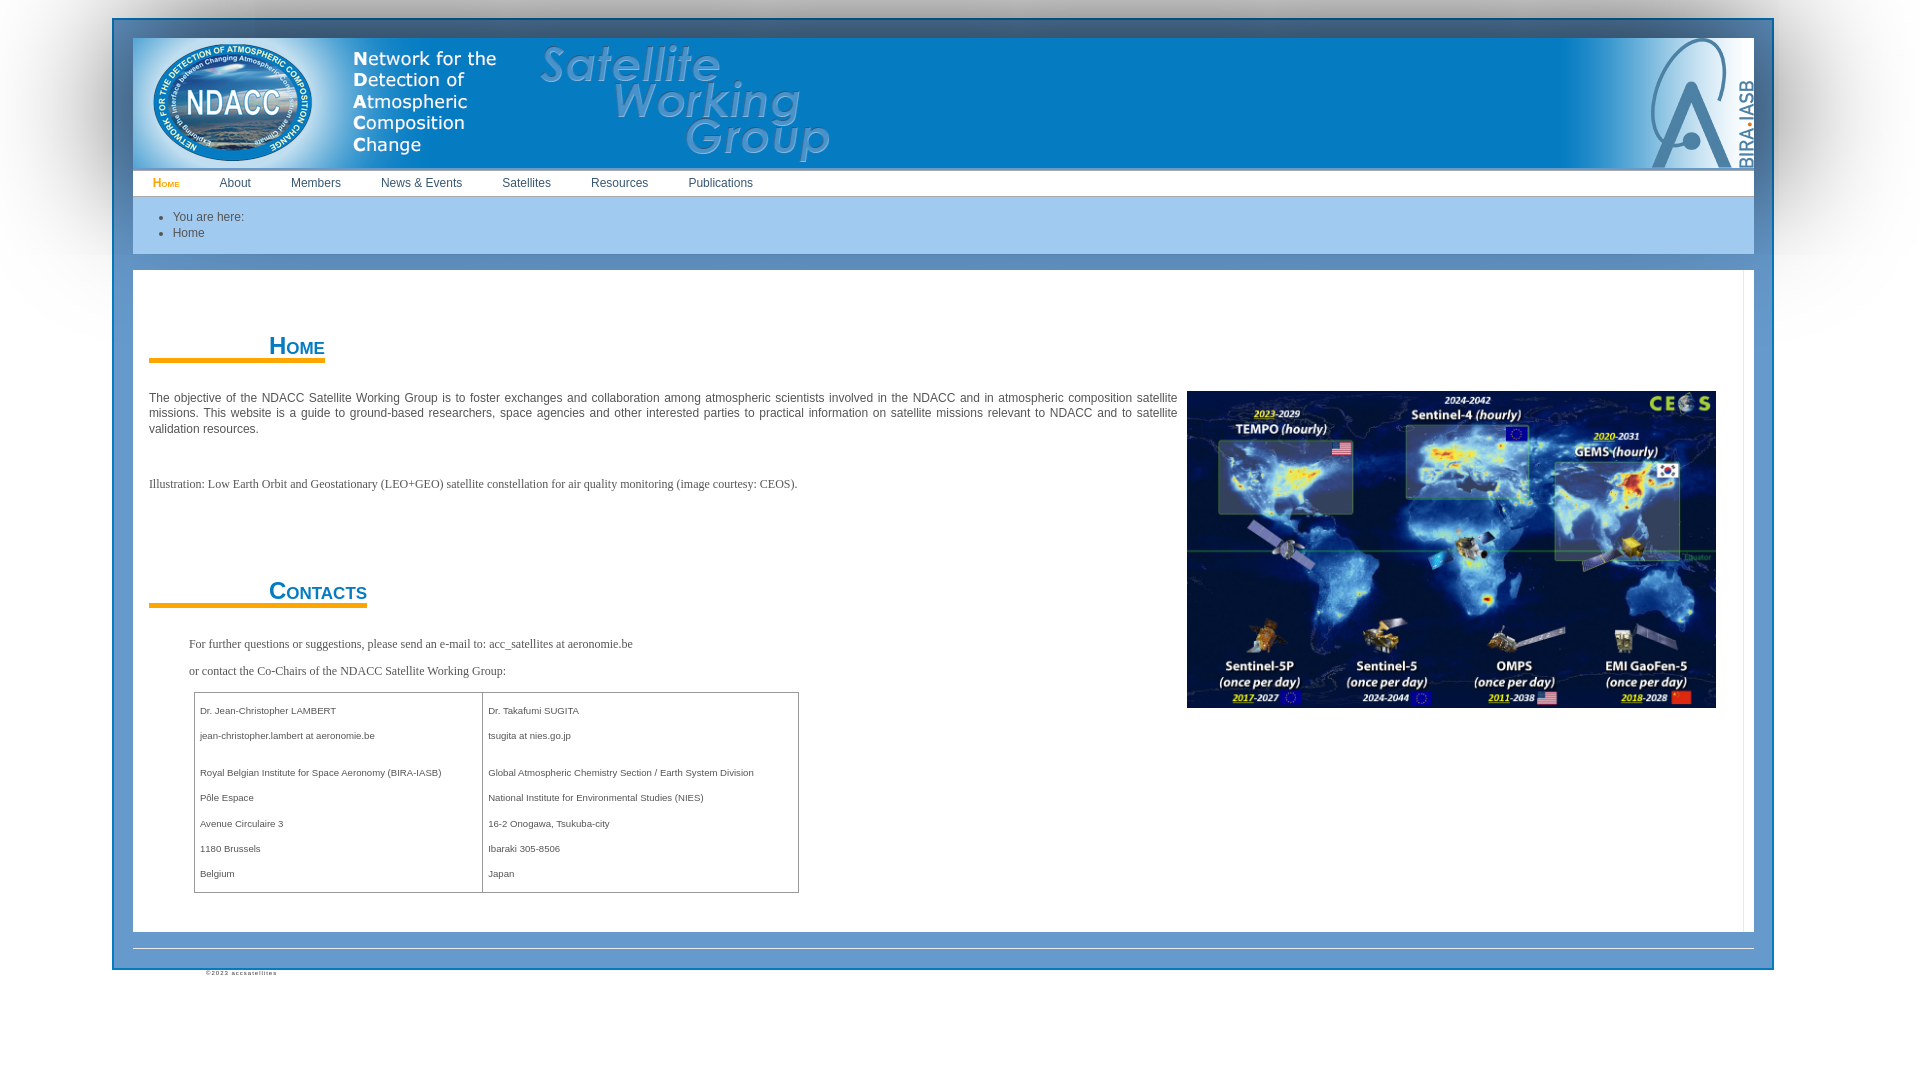  What do you see at coordinates (526, 182) in the screenshot?
I see `'Satellites'` at bounding box center [526, 182].